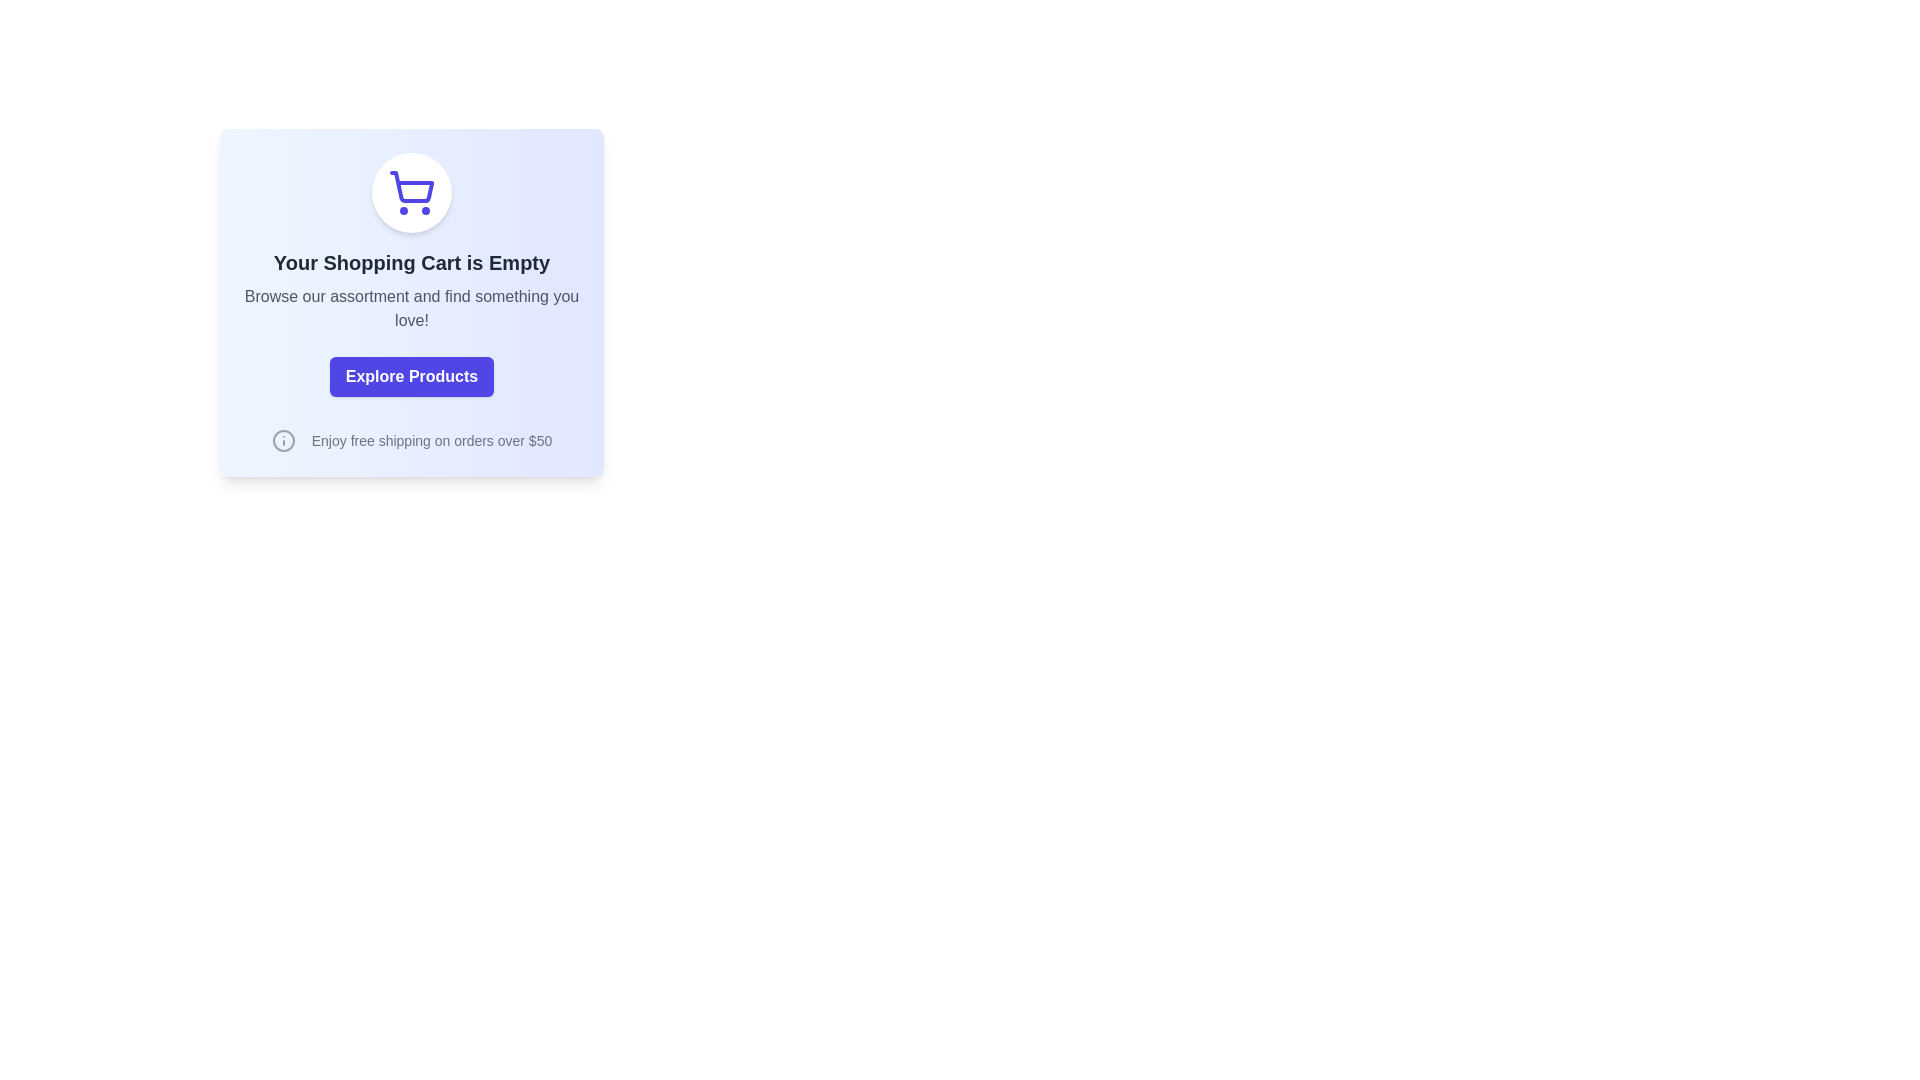 The height and width of the screenshot is (1080, 1920). Describe the element at coordinates (411, 192) in the screenshot. I see `the circular graphical icon featuring a shopping cart illustration, located at the top center of the modal above the heading 'Your Shopping Cart is Empty.'` at that location.